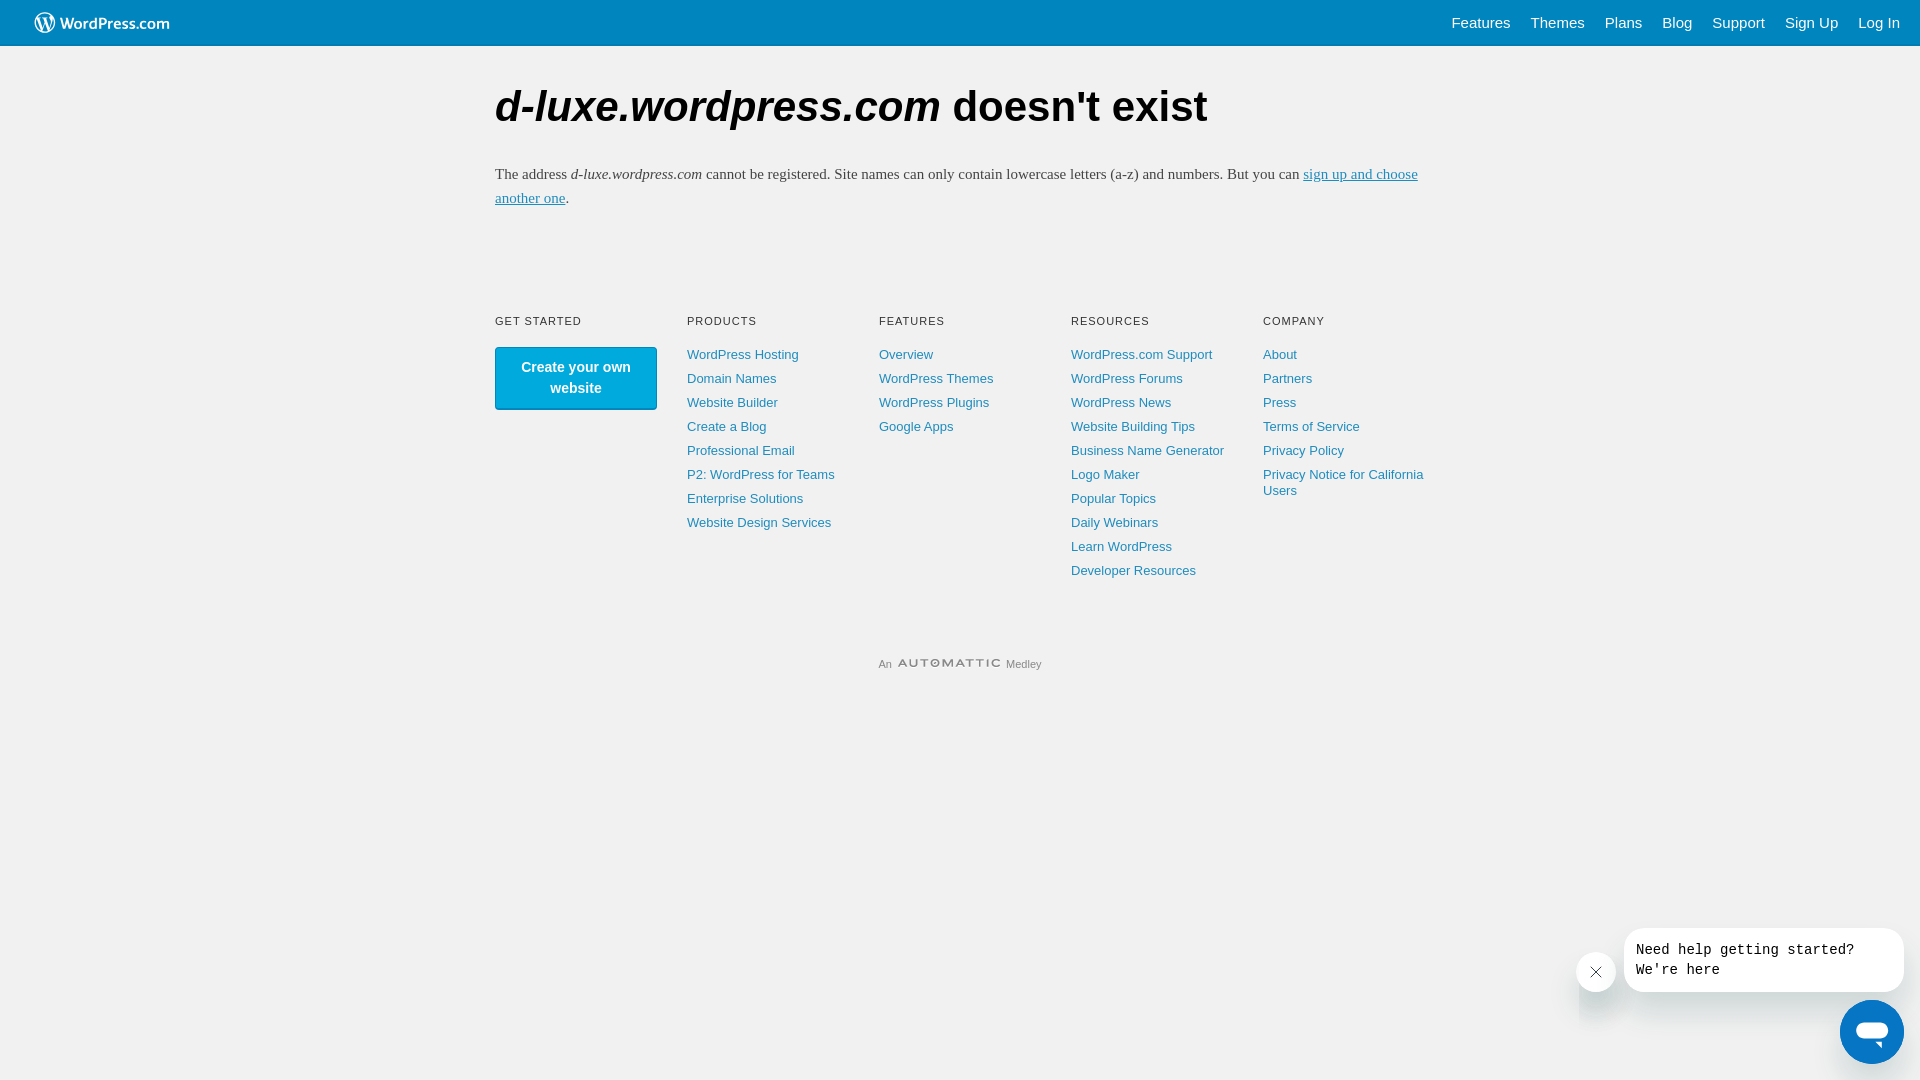  What do you see at coordinates (760, 474) in the screenshot?
I see `'P2: WordPress for Teams'` at bounding box center [760, 474].